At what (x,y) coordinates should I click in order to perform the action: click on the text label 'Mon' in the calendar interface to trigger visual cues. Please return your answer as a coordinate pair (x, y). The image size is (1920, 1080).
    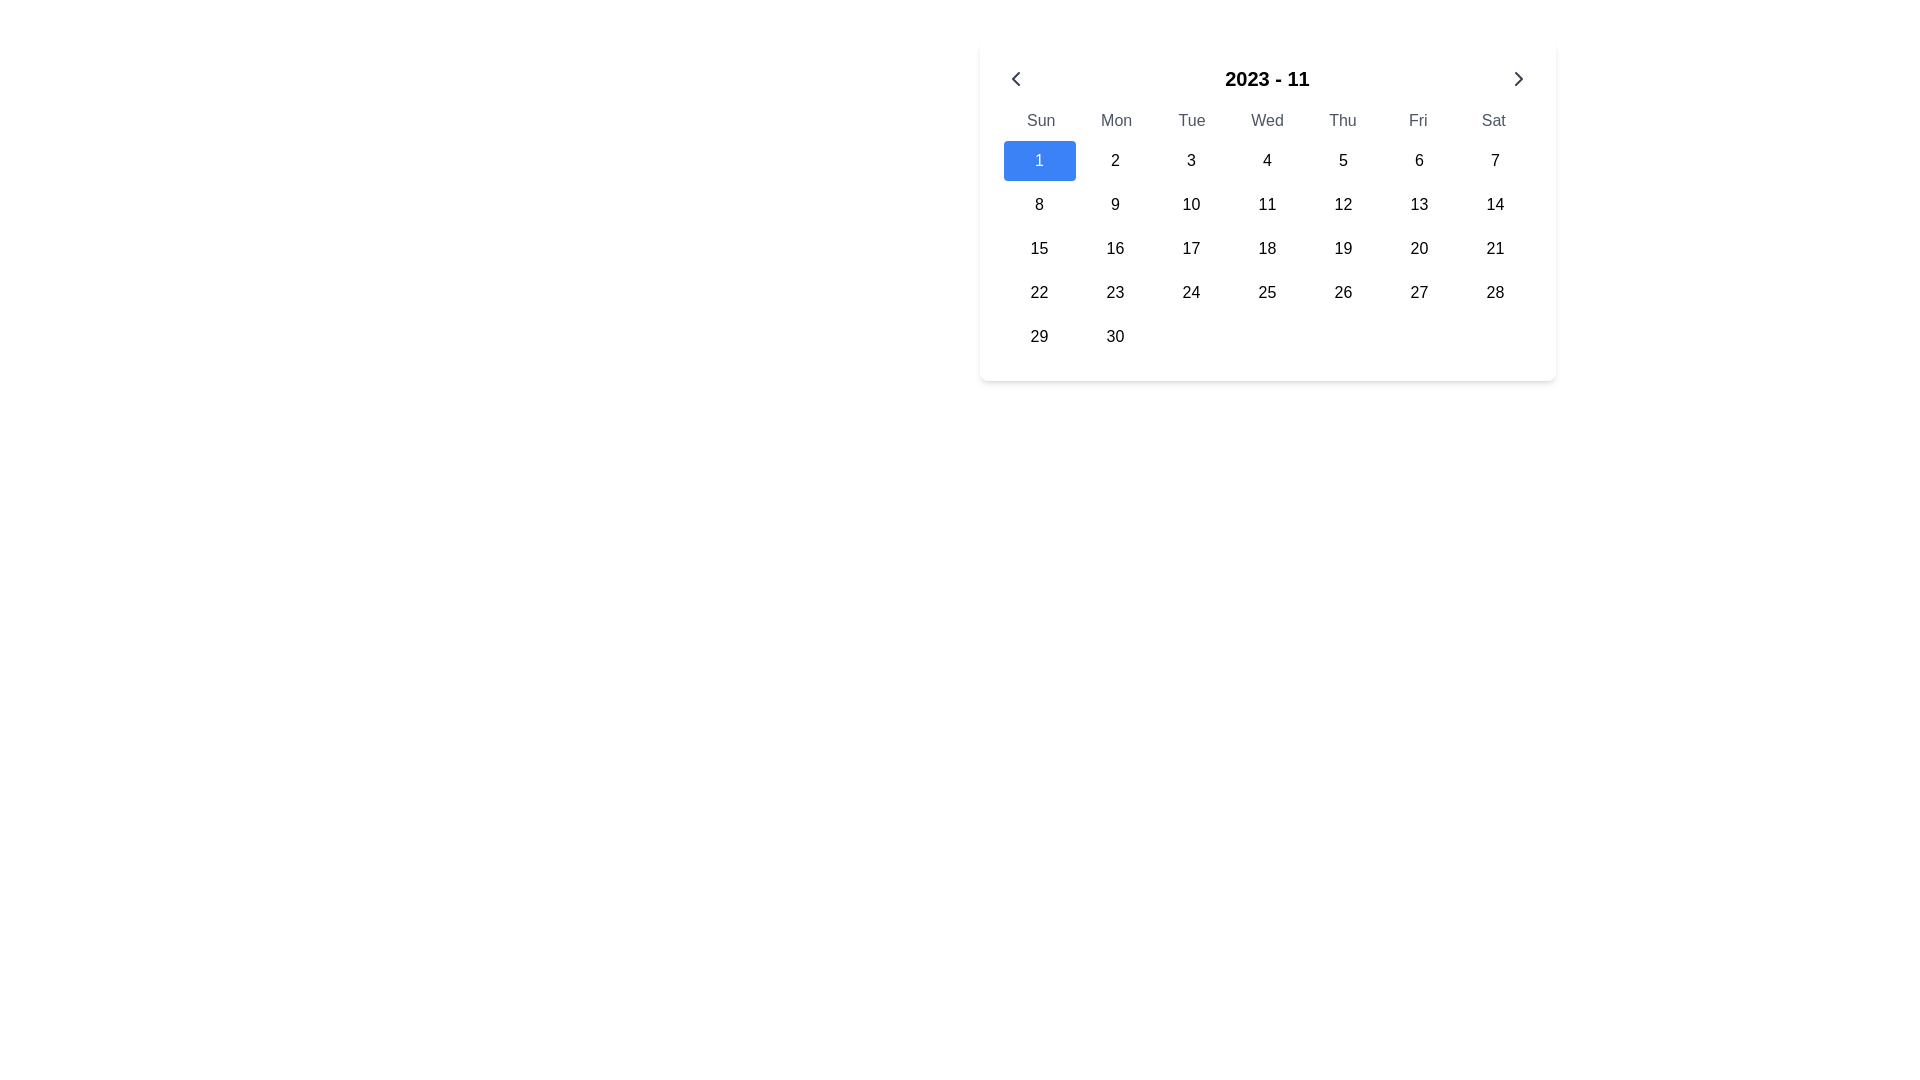
    Looking at the image, I should click on (1115, 120).